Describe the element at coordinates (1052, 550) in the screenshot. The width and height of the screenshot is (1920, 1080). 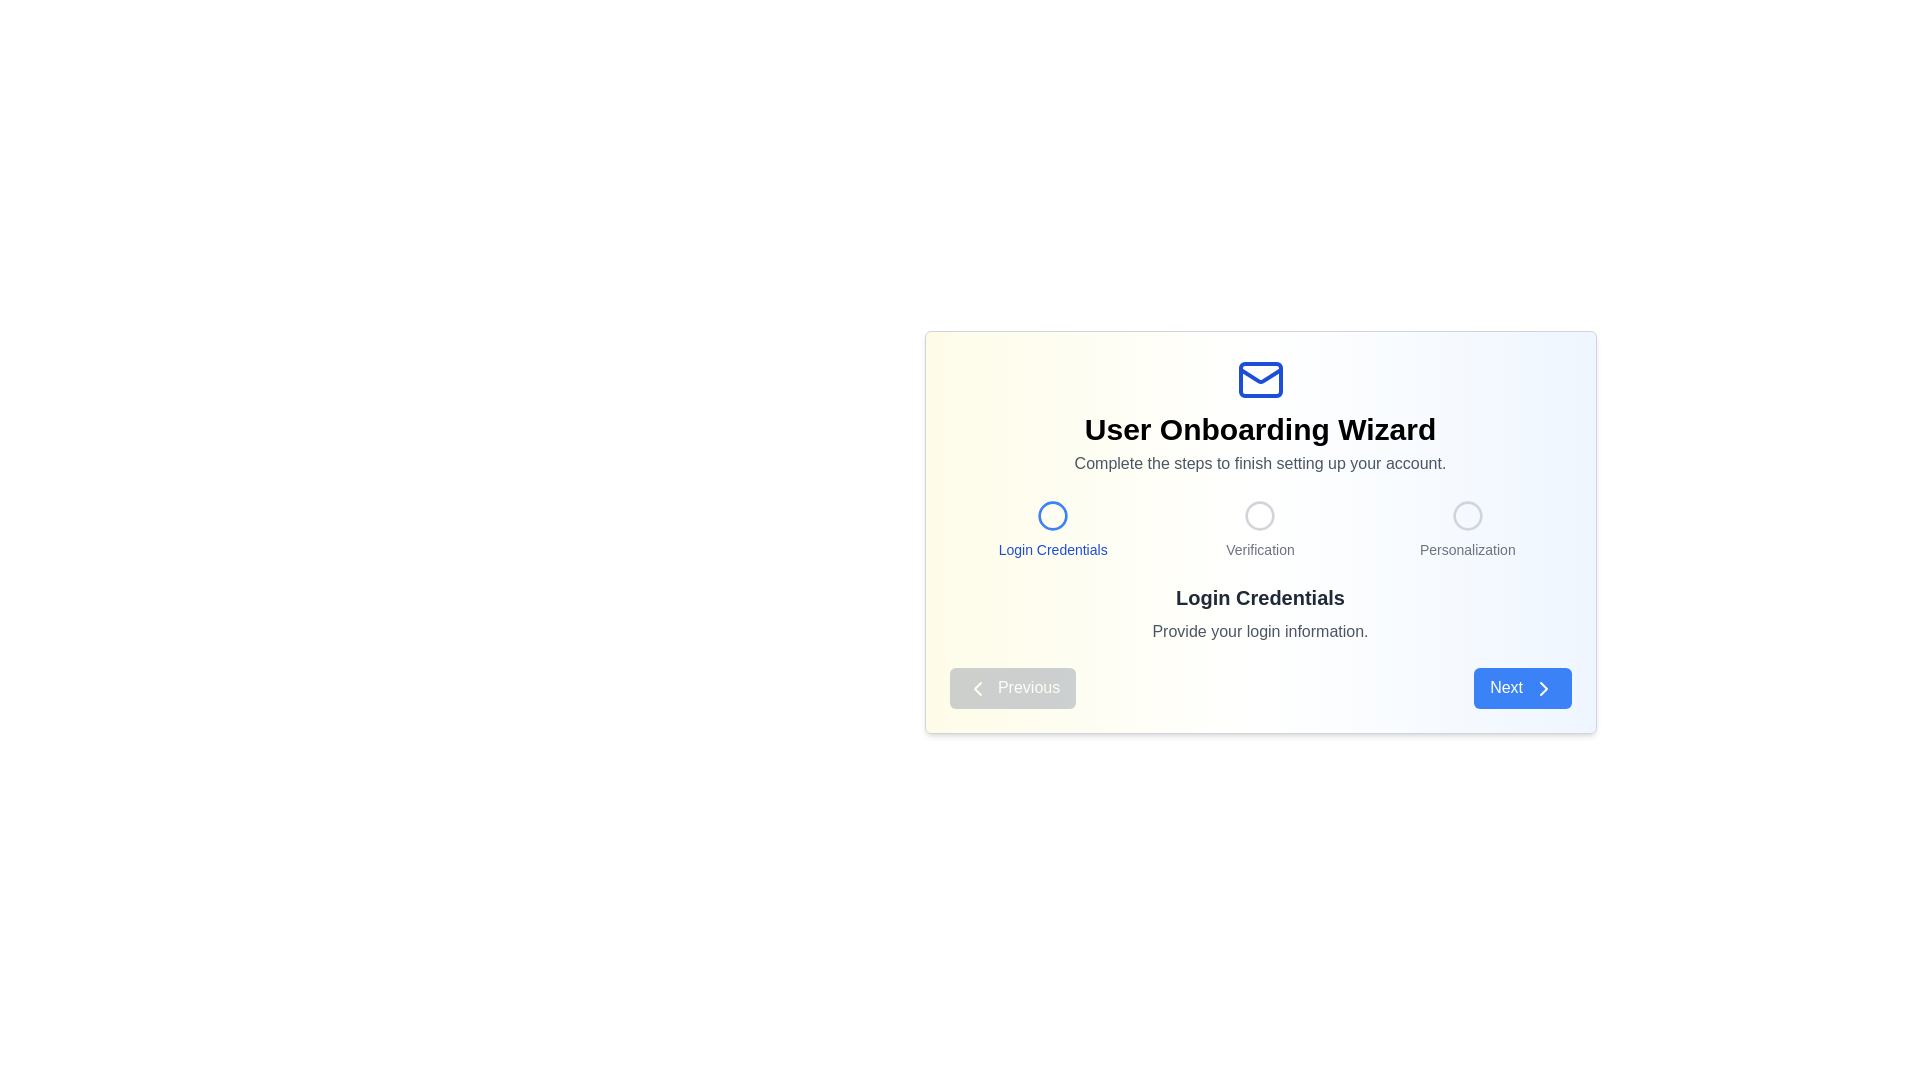
I see `the 'Login Credentials' text label, which is styled in blue and located in the step indicator section of the onboarding wizard` at that location.